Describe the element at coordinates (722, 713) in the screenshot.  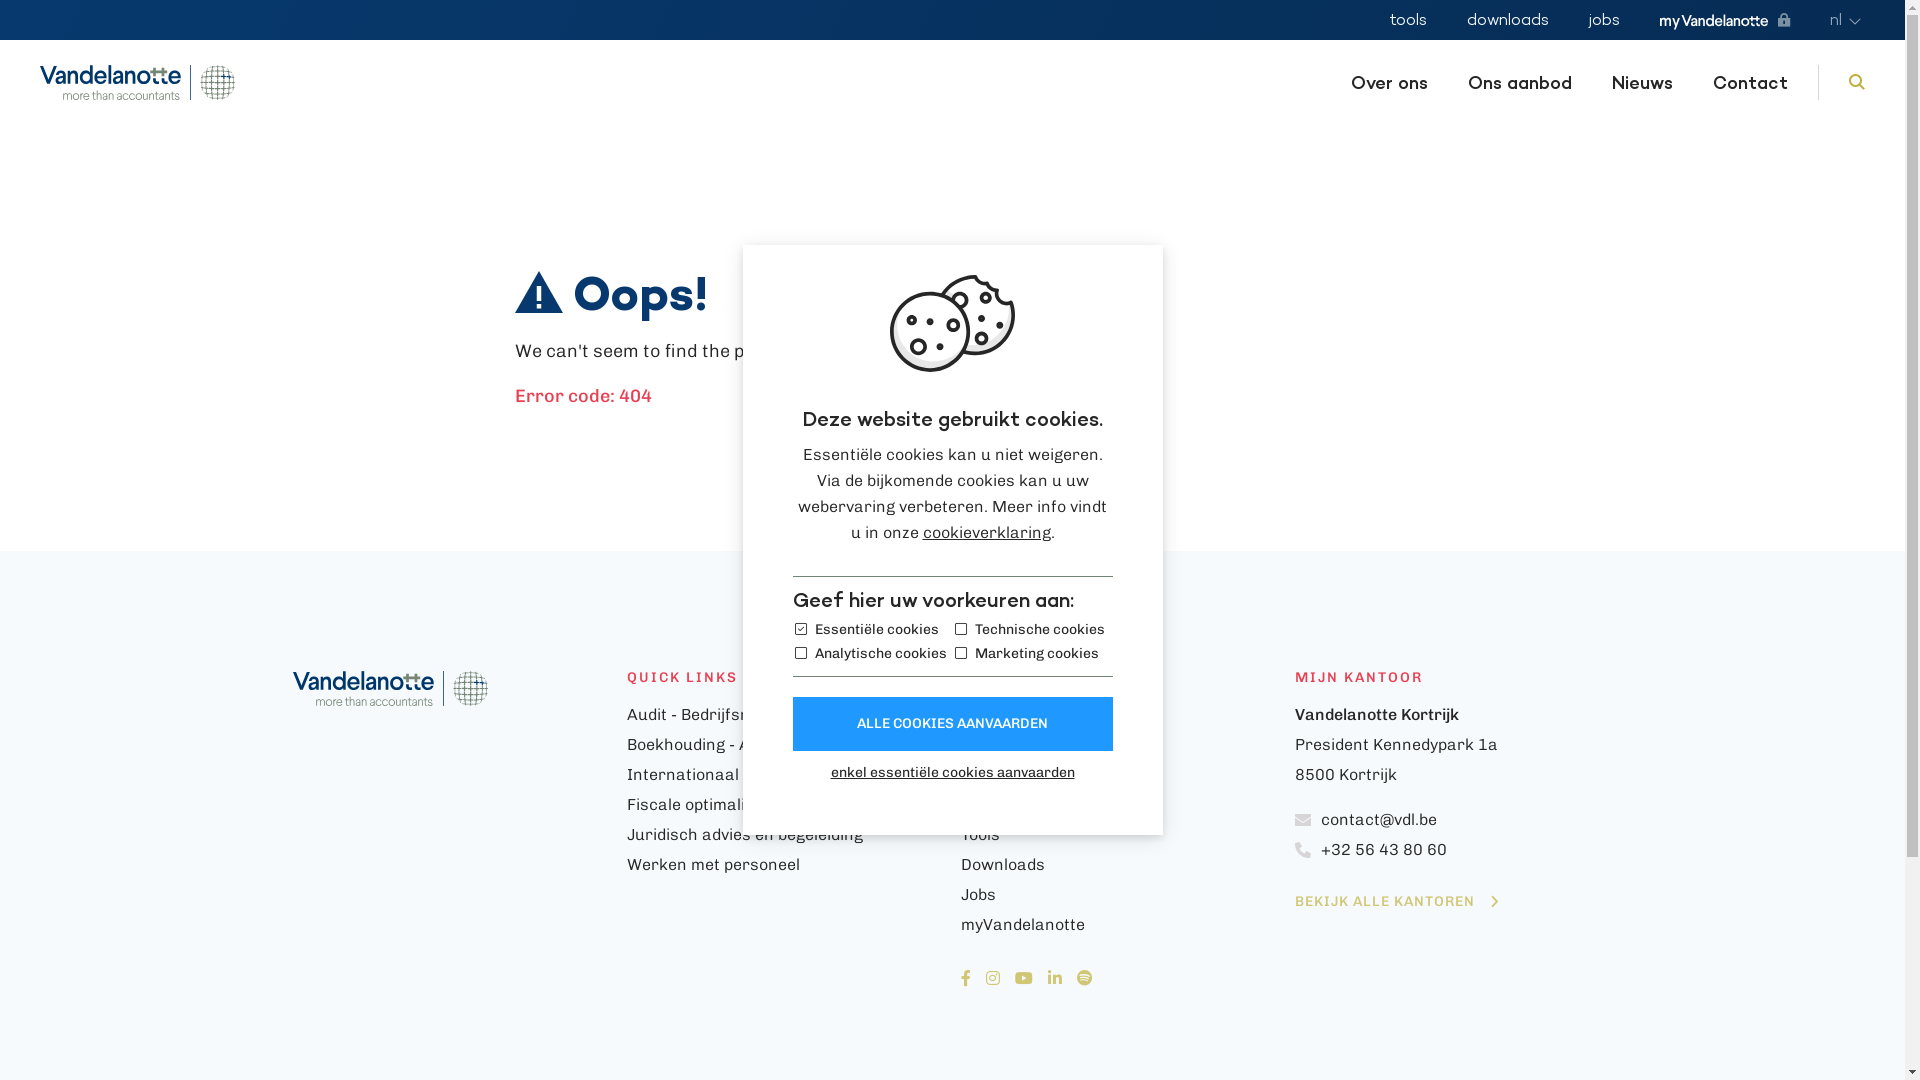
I see `'Audit - Bedrijfsrevisoraat'` at that location.